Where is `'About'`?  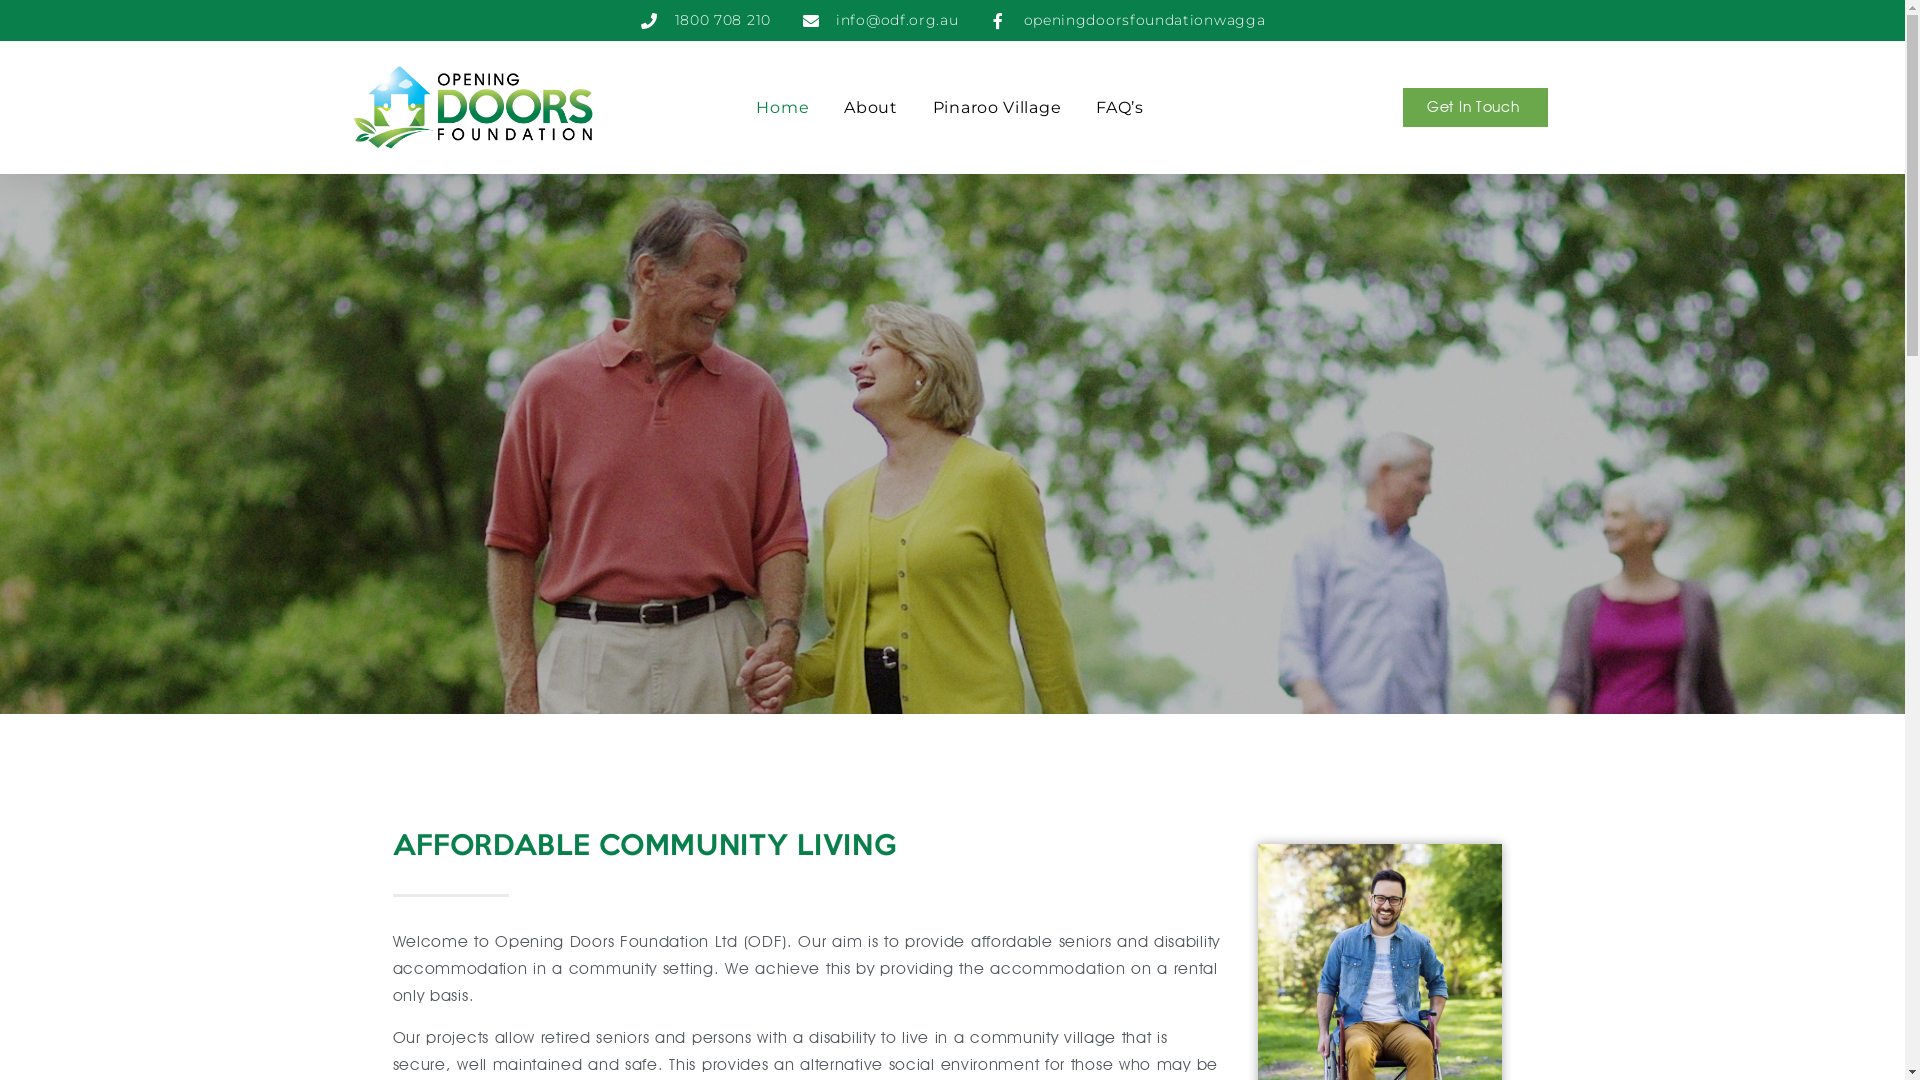 'About' is located at coordinates (844, 108).